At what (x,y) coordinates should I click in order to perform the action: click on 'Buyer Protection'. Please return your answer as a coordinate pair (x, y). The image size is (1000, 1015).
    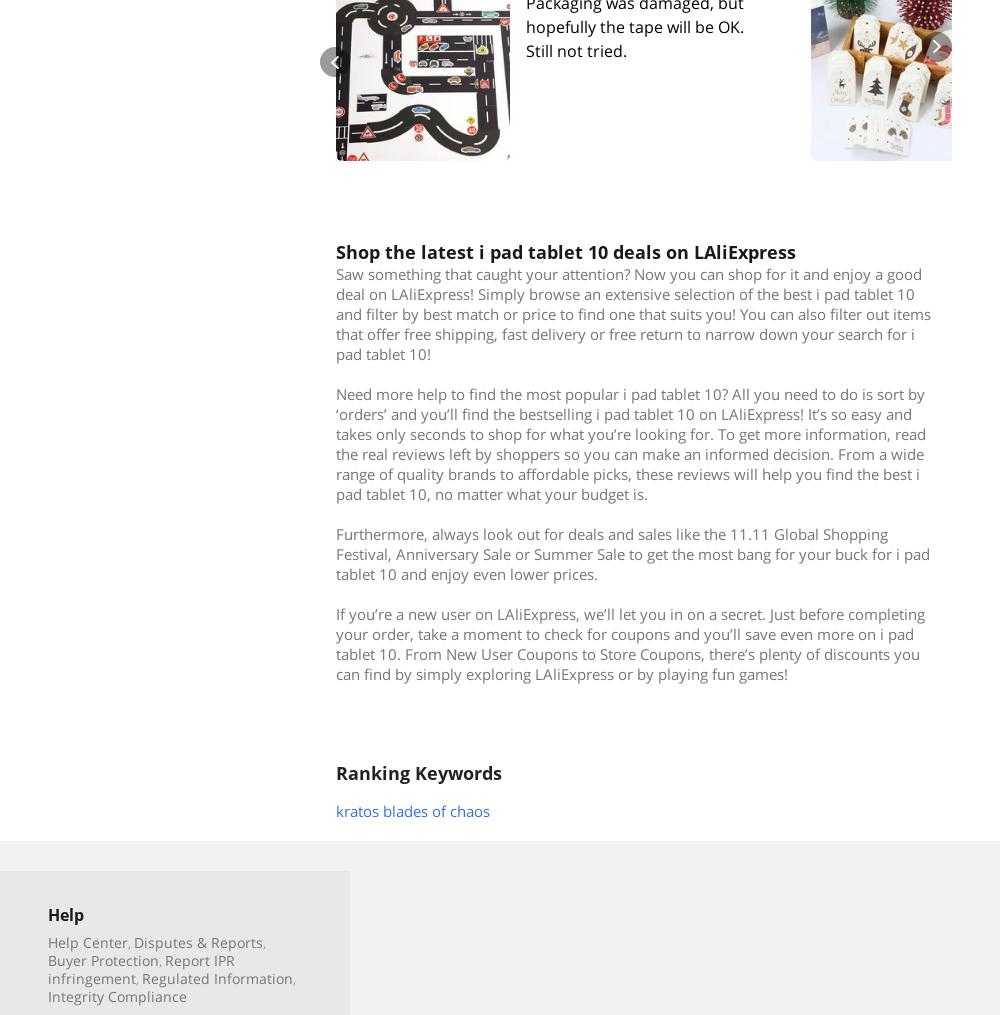
    Looking at the image, I should click on (48, 959).